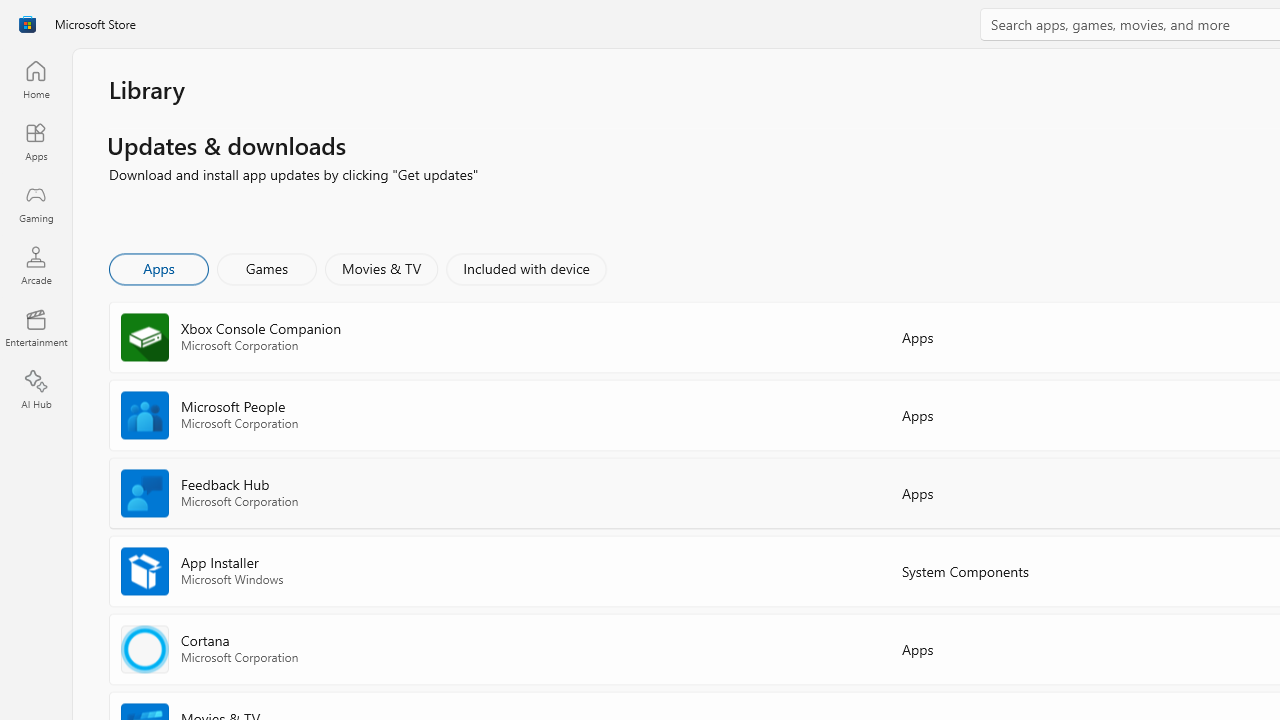 Image resolution: width=1280 pixels, height=720 pixels. What do you see at coordinates (27, 24) in the screenshot?
I see `'Class: Image'` at bounding box center [27, 24].